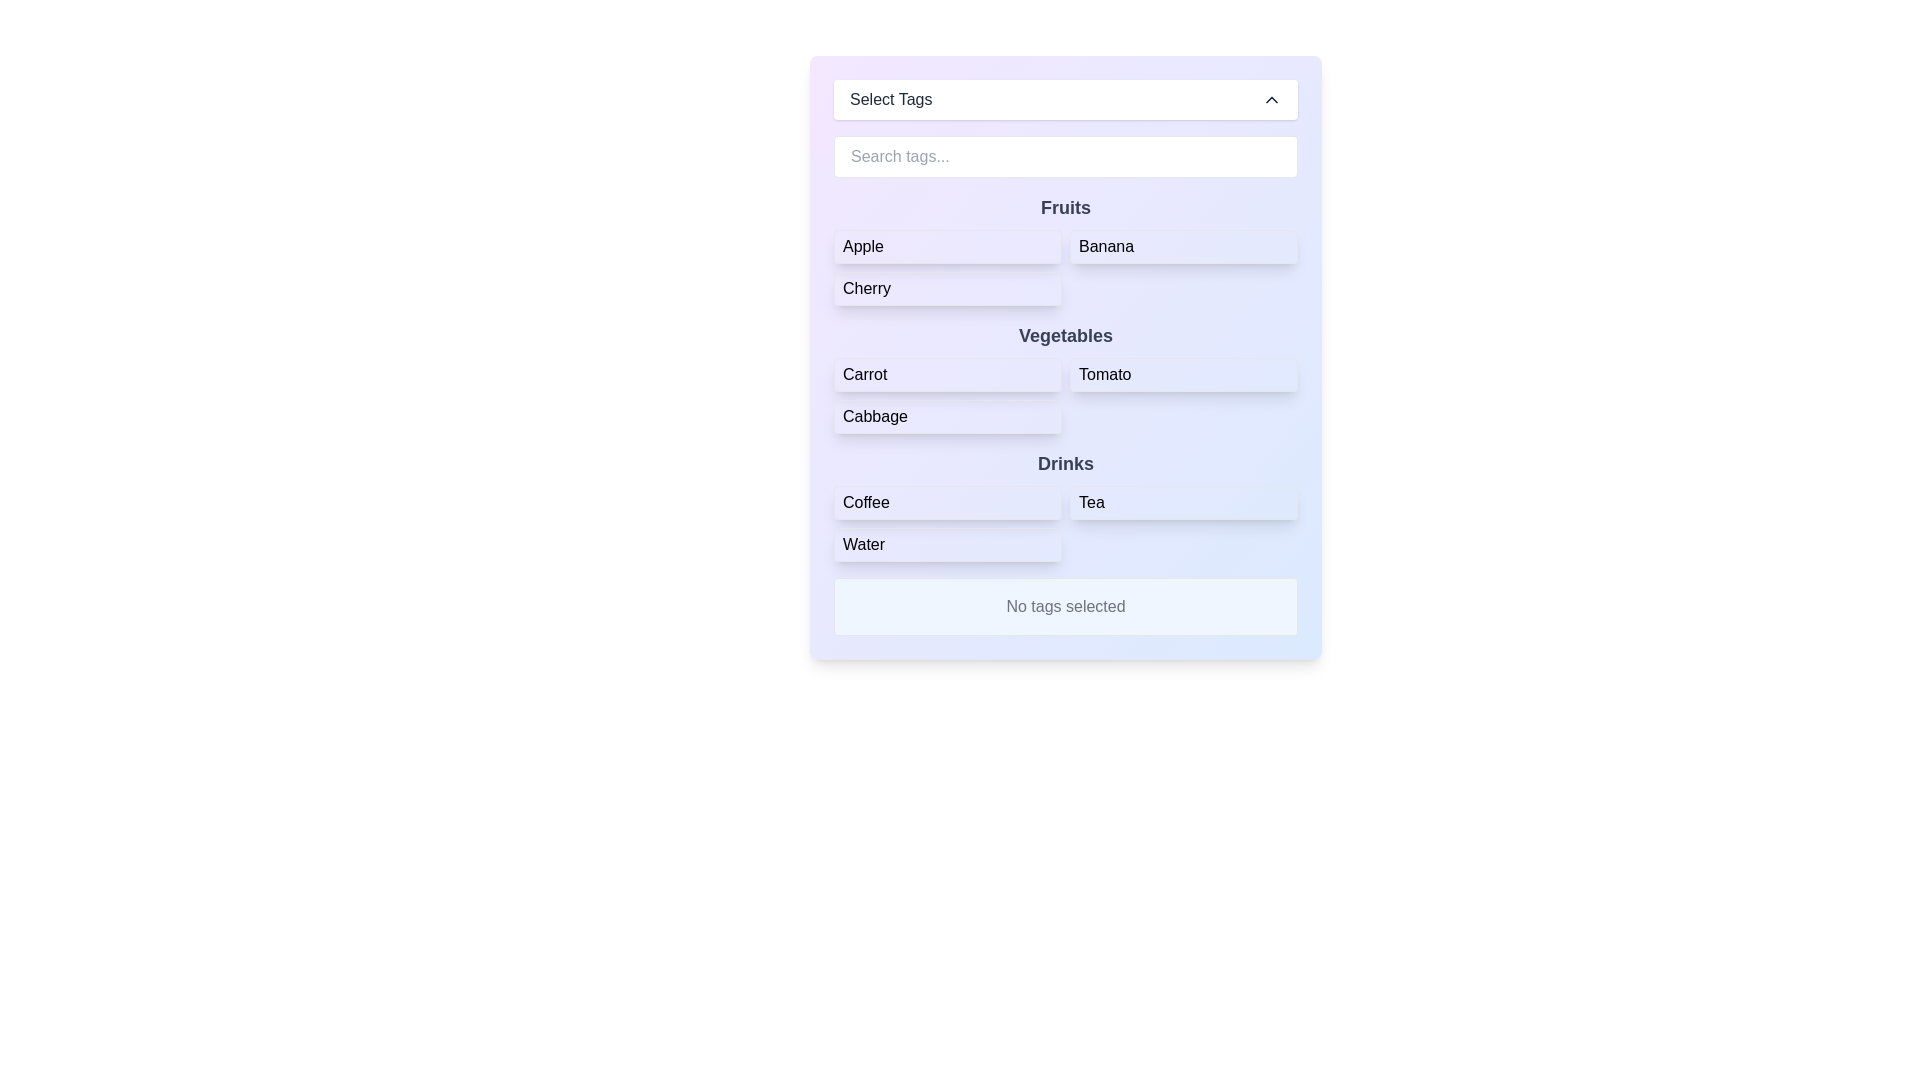  Describe the element at coordinates (867, 289) in the screenshot. I see `the 'Cherry' tag button in the 'Fruits' category` at that location.